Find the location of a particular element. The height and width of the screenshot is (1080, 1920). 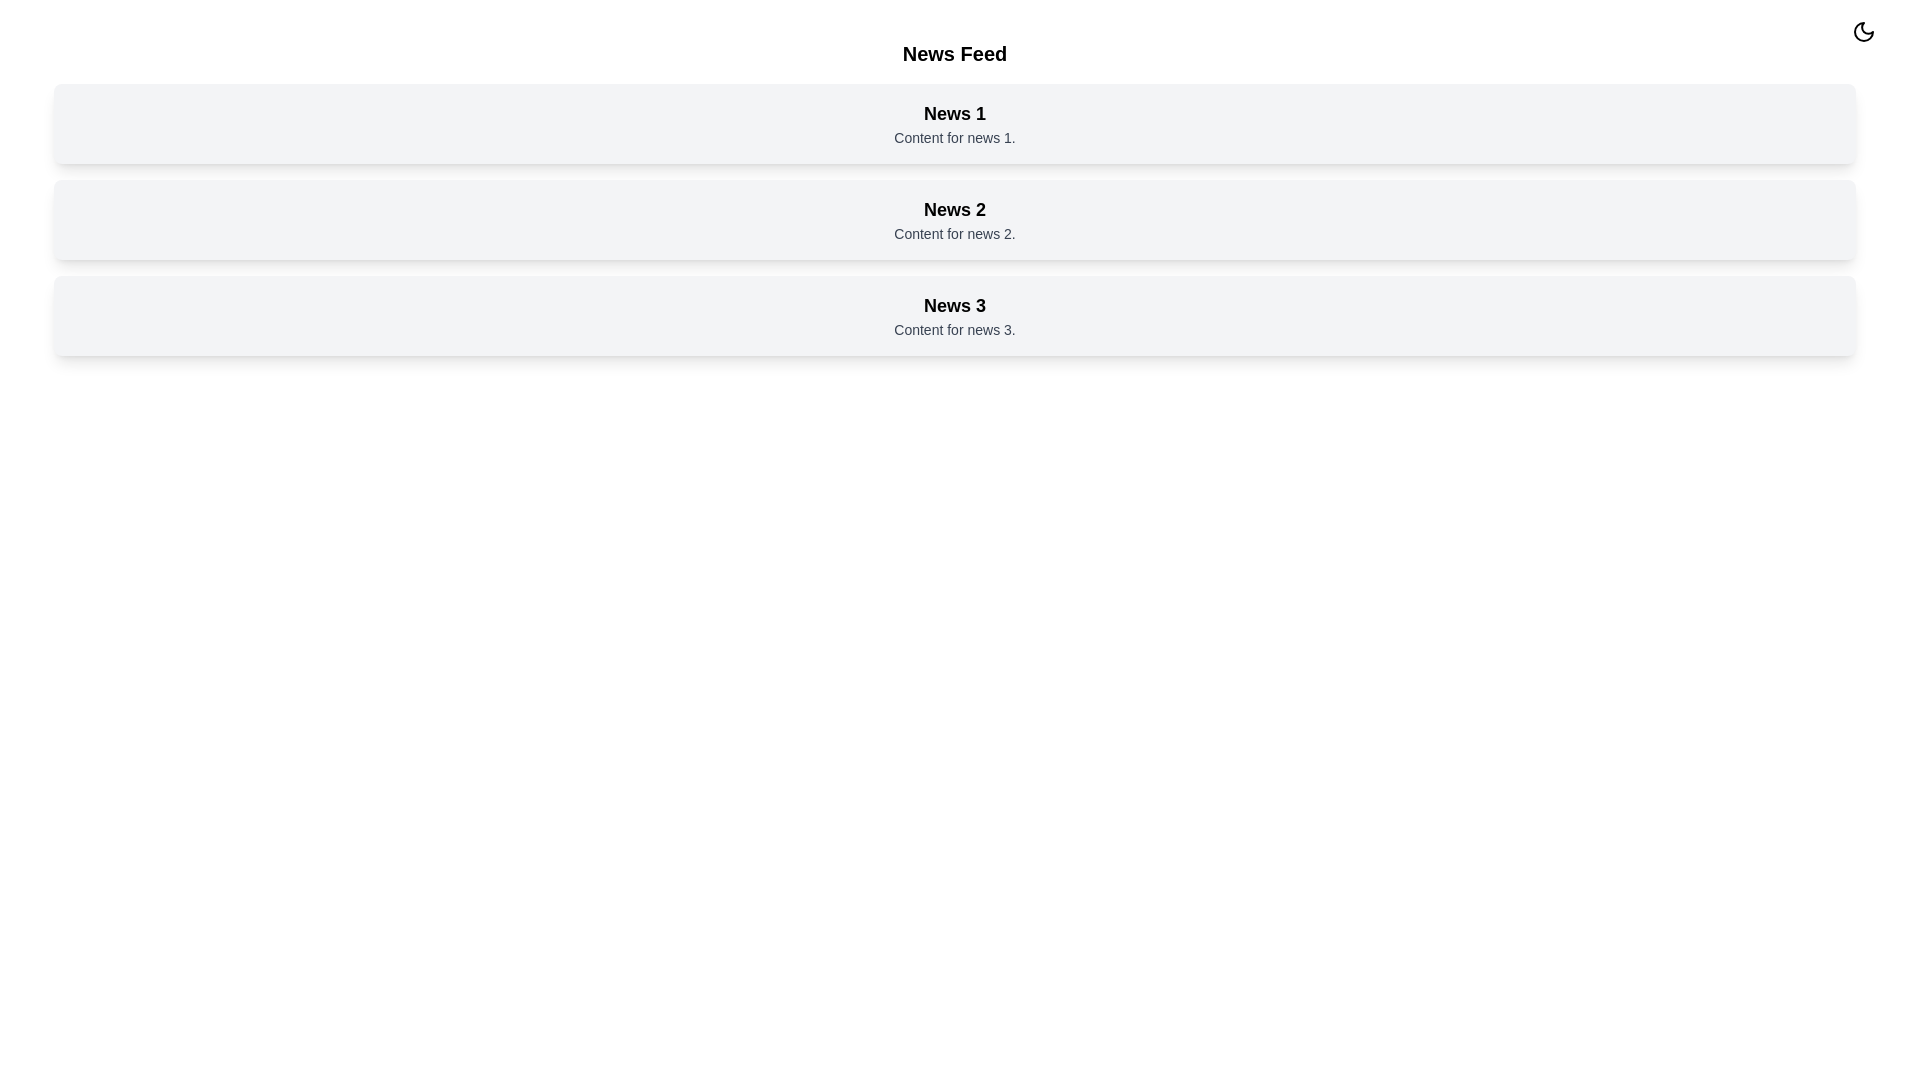

the static text providing supplementary information for the 'News 3' heading, which is centrally aligned below its headline is located at coordinates (954, 329).